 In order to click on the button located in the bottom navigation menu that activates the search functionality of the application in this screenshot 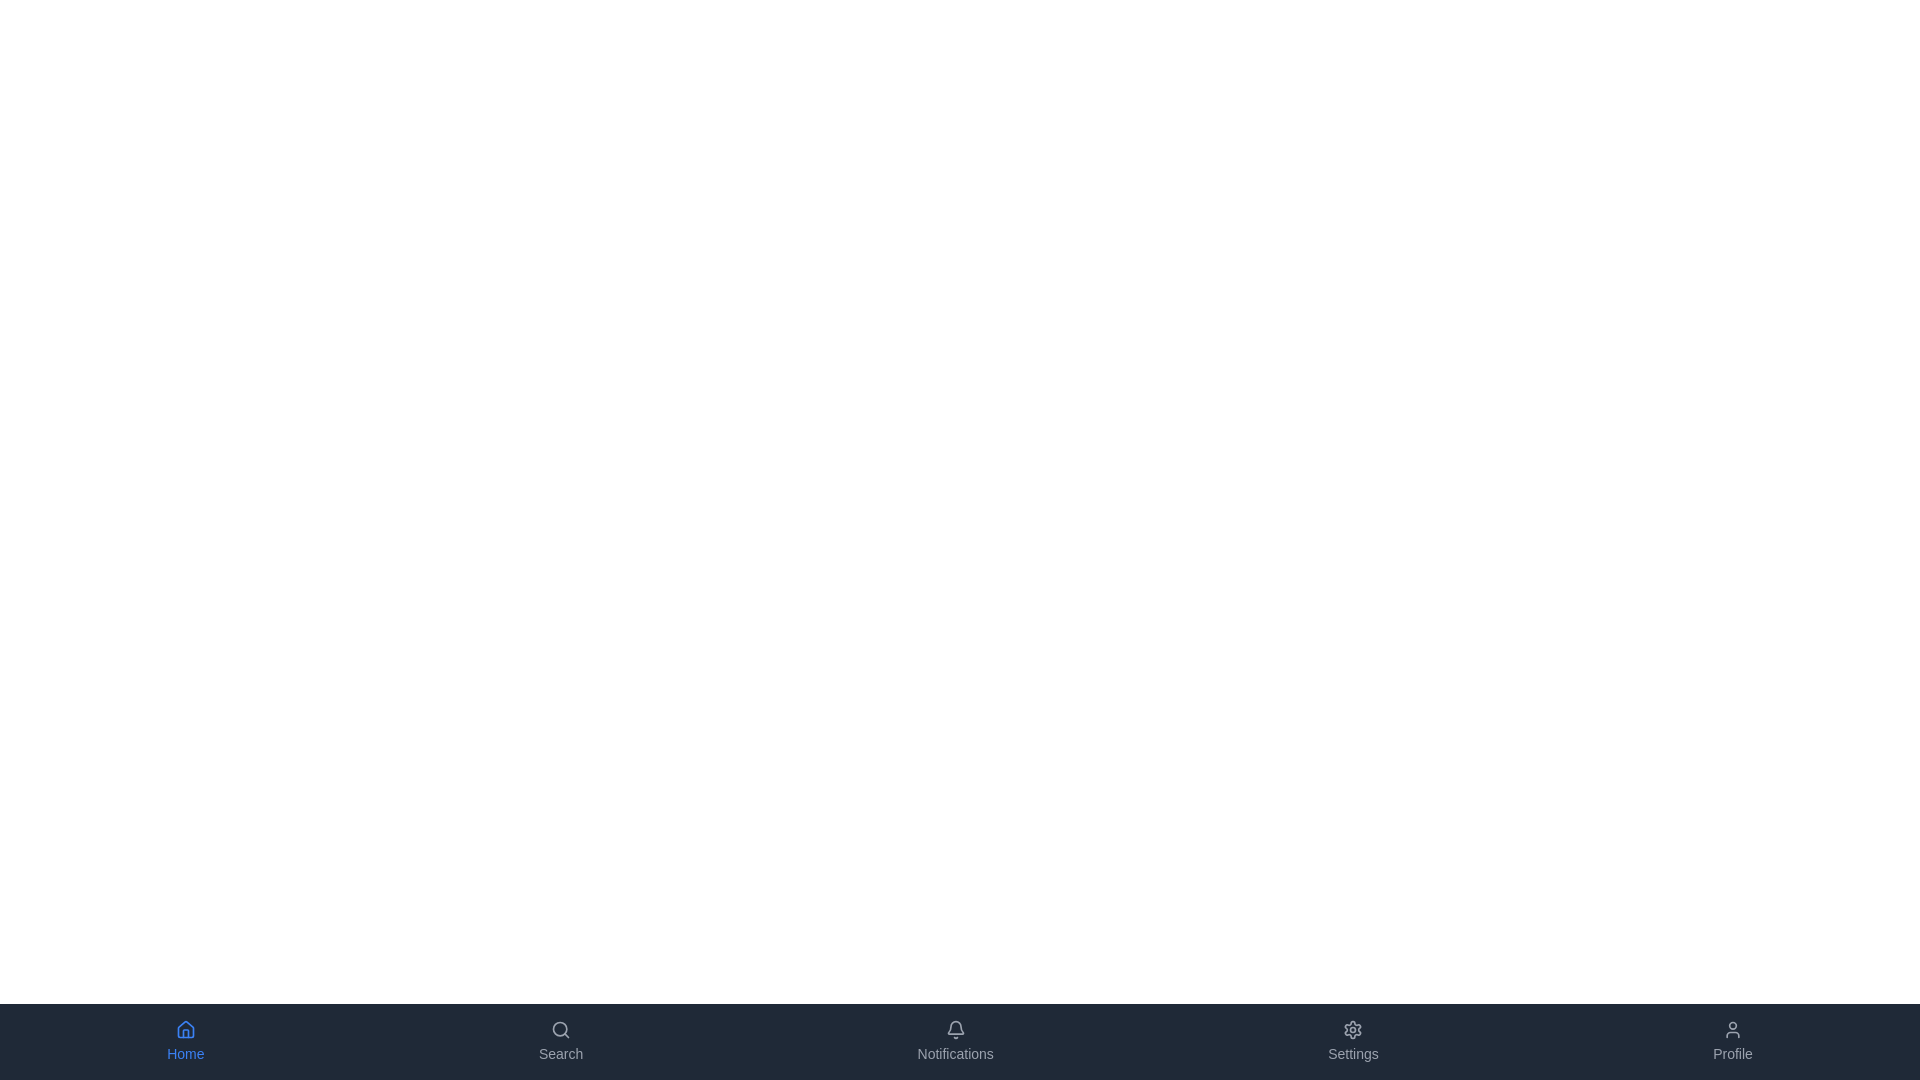, I will do `click(560, 1040)`.